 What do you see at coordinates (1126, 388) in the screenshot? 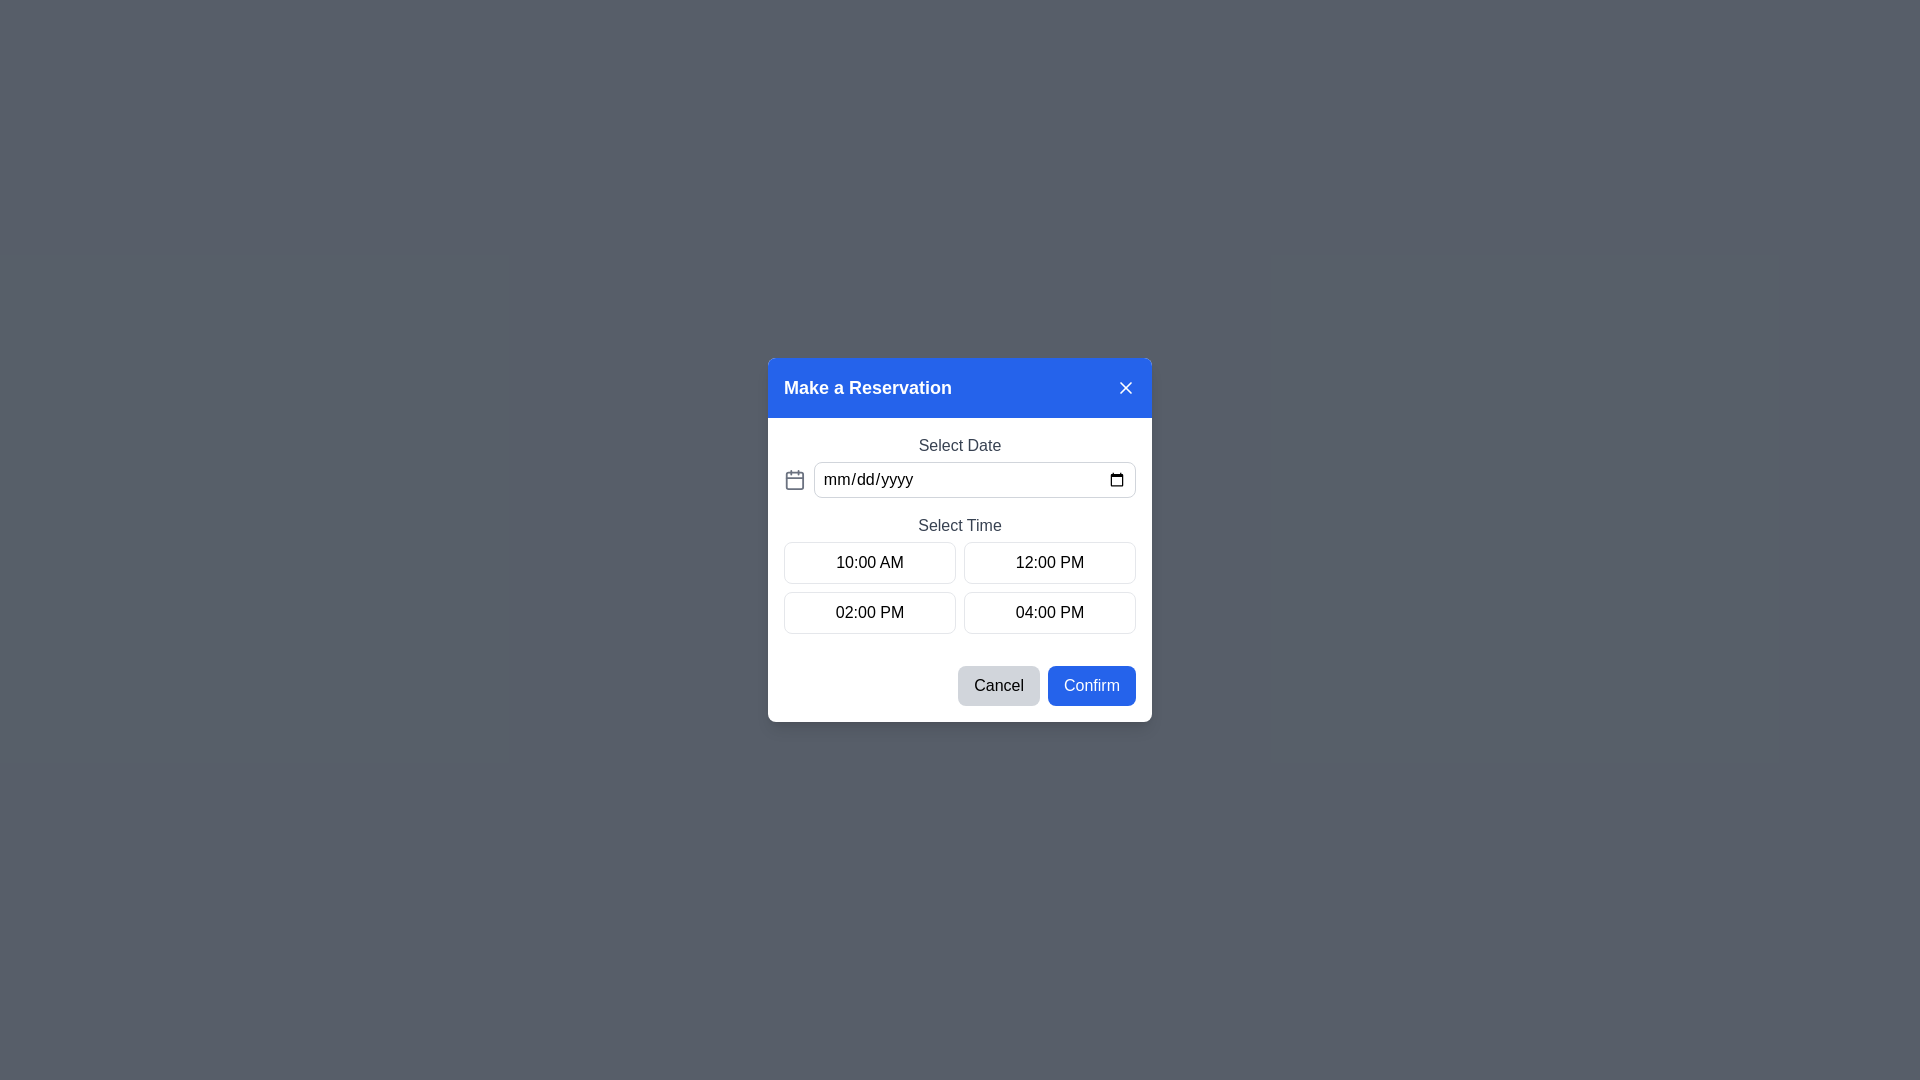
I see `the close button represented by a diagonal cross located at the top-right corner of the modal dialog box header, adjacent to the title 'Make a Reservation'` at bounding box center [1126, 388].